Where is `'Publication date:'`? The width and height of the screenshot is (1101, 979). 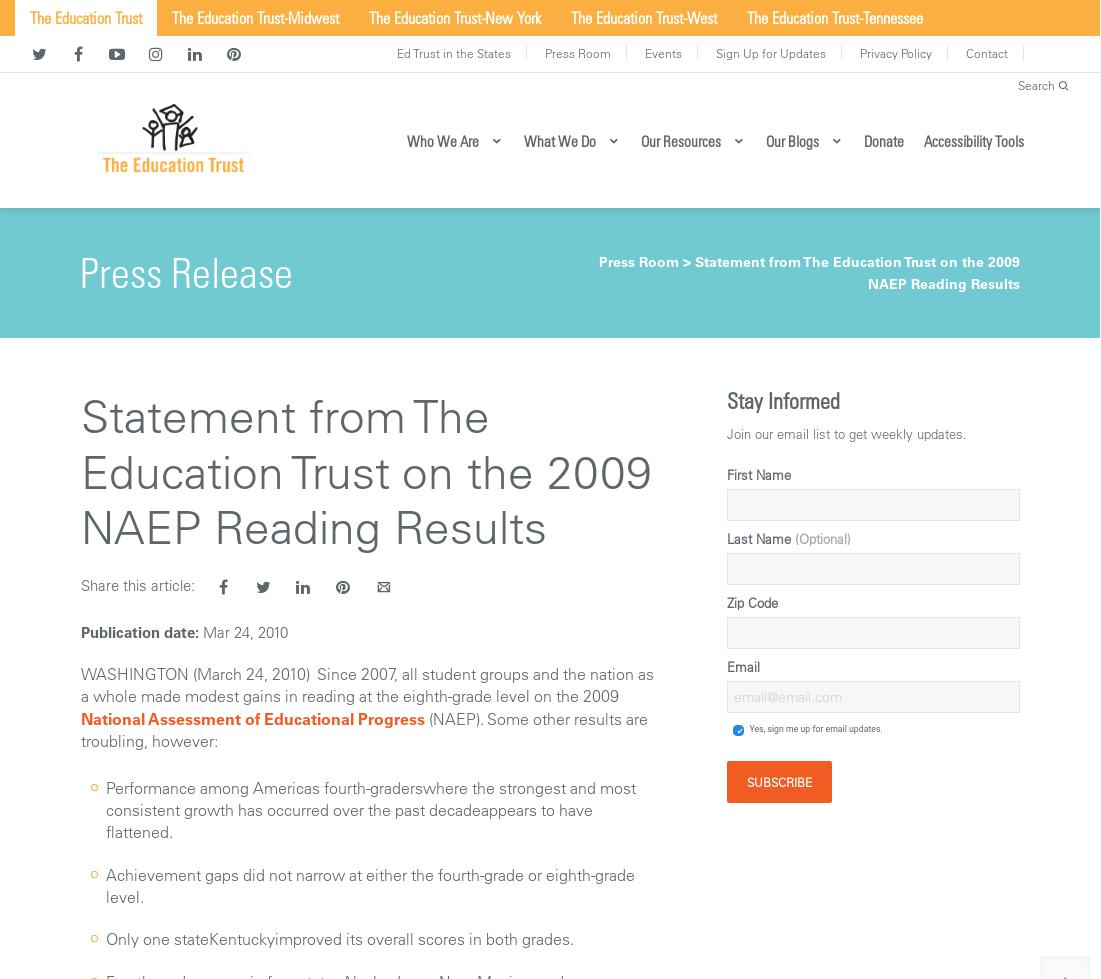
'Publication date:' is located at coordinates (139, 630).